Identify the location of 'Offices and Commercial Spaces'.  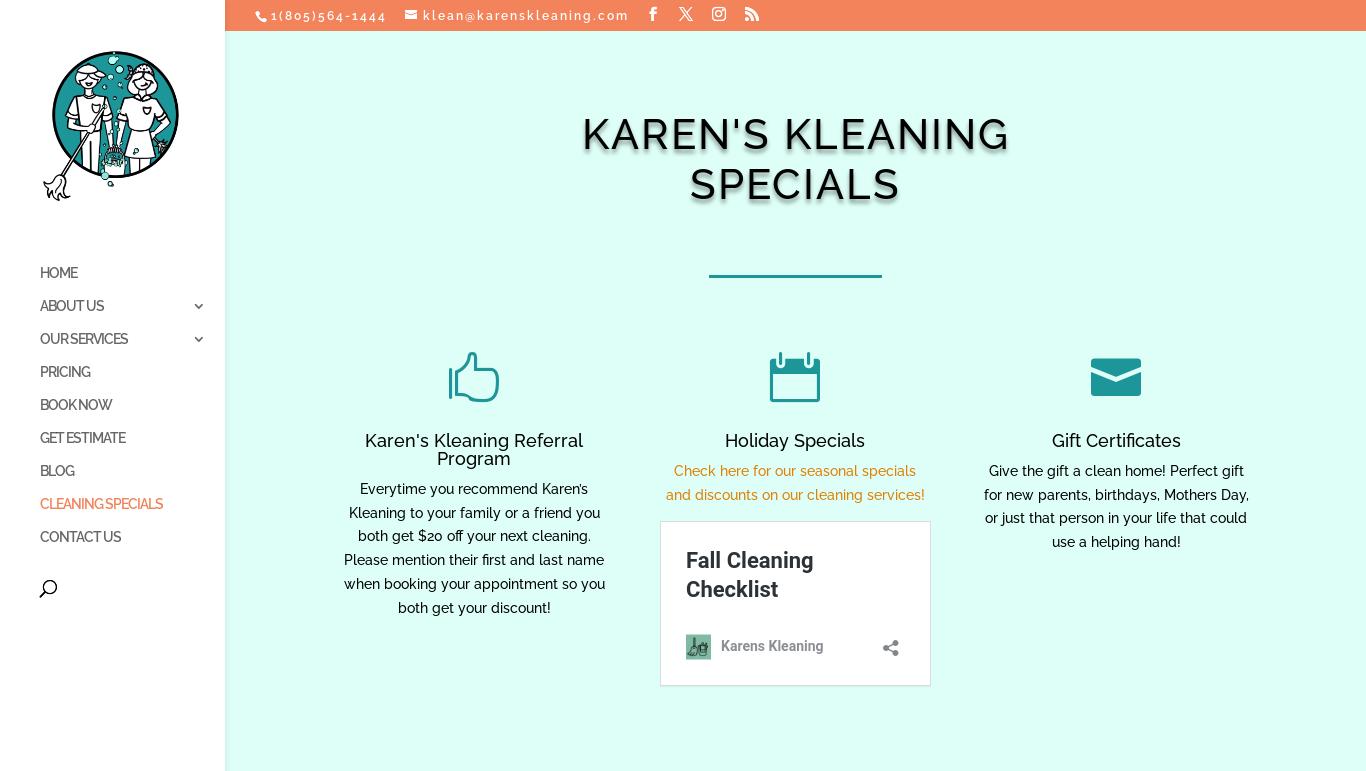
(268, 609).